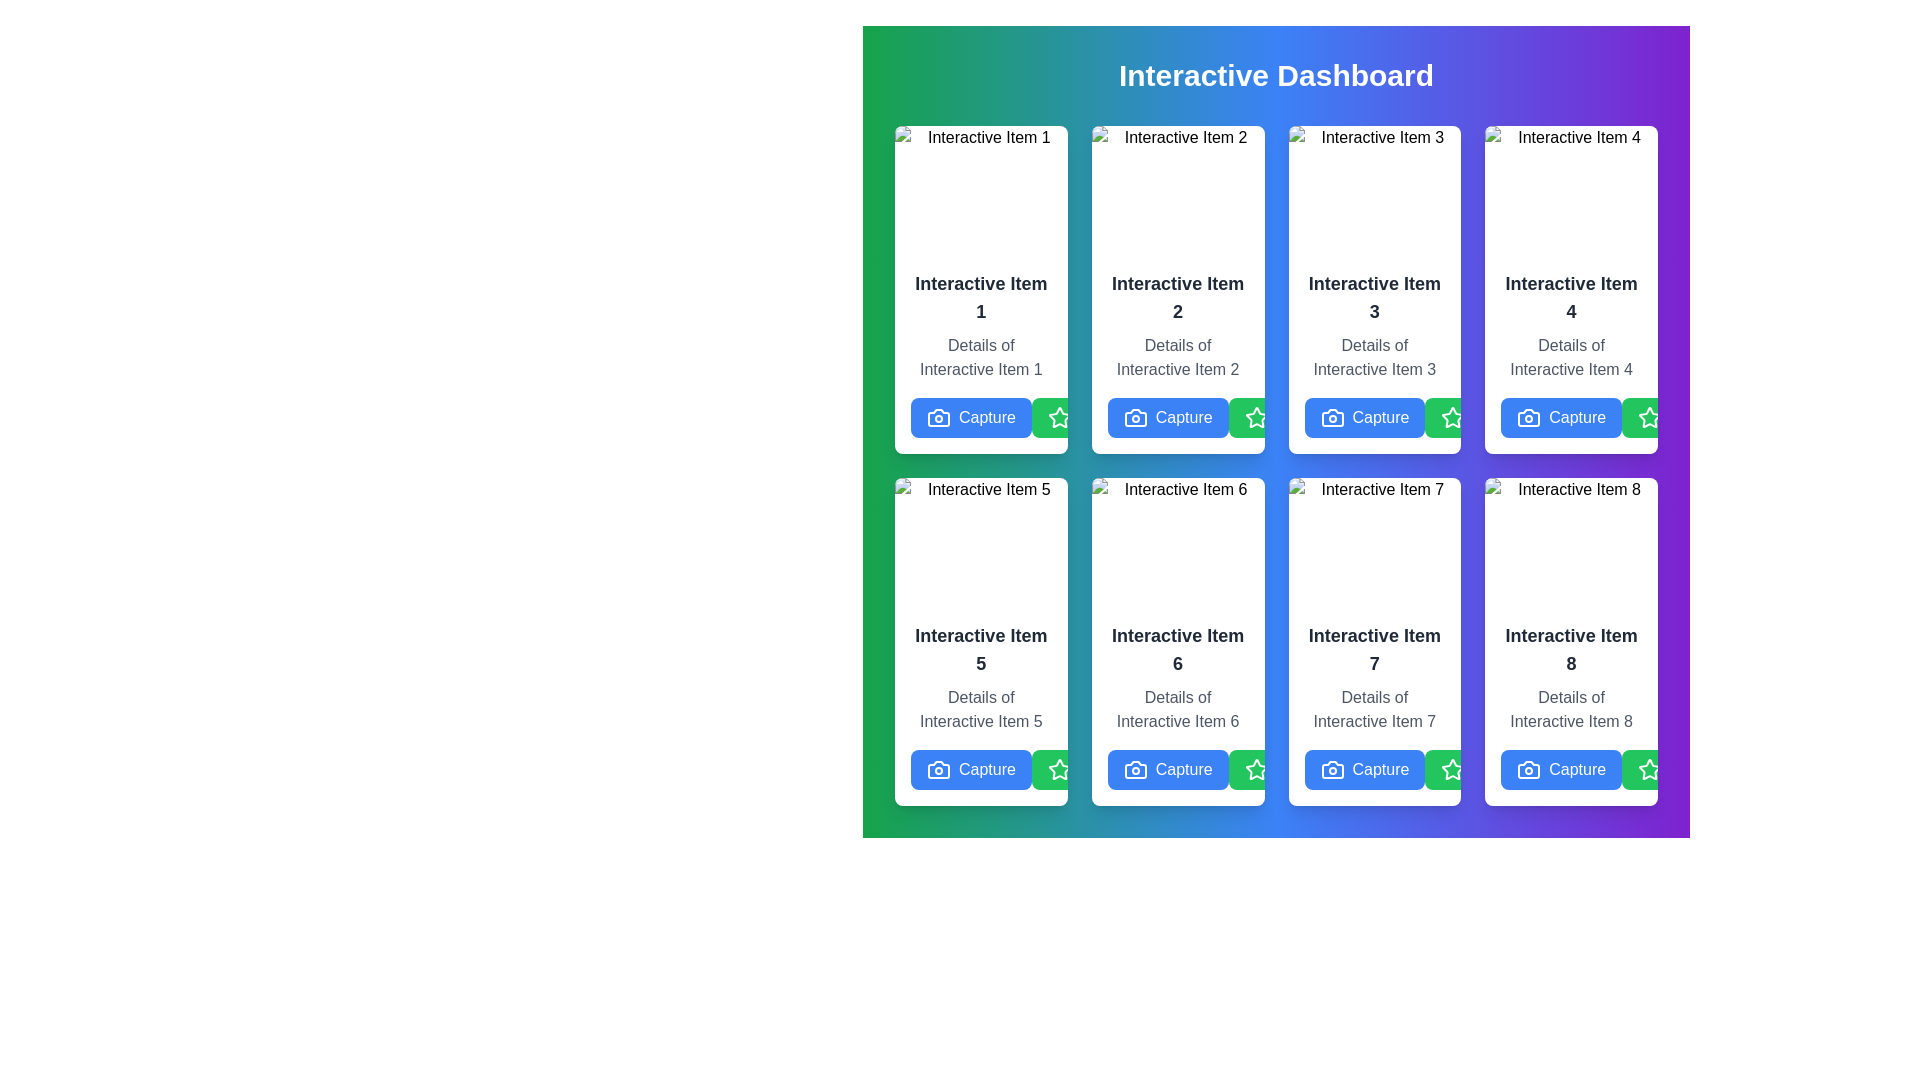  Describe the element at coordinates (1486, 416) in the screenshot. I see `the green 'Favorite' button with rounded corners, featuring white text and a star icon` at that location.